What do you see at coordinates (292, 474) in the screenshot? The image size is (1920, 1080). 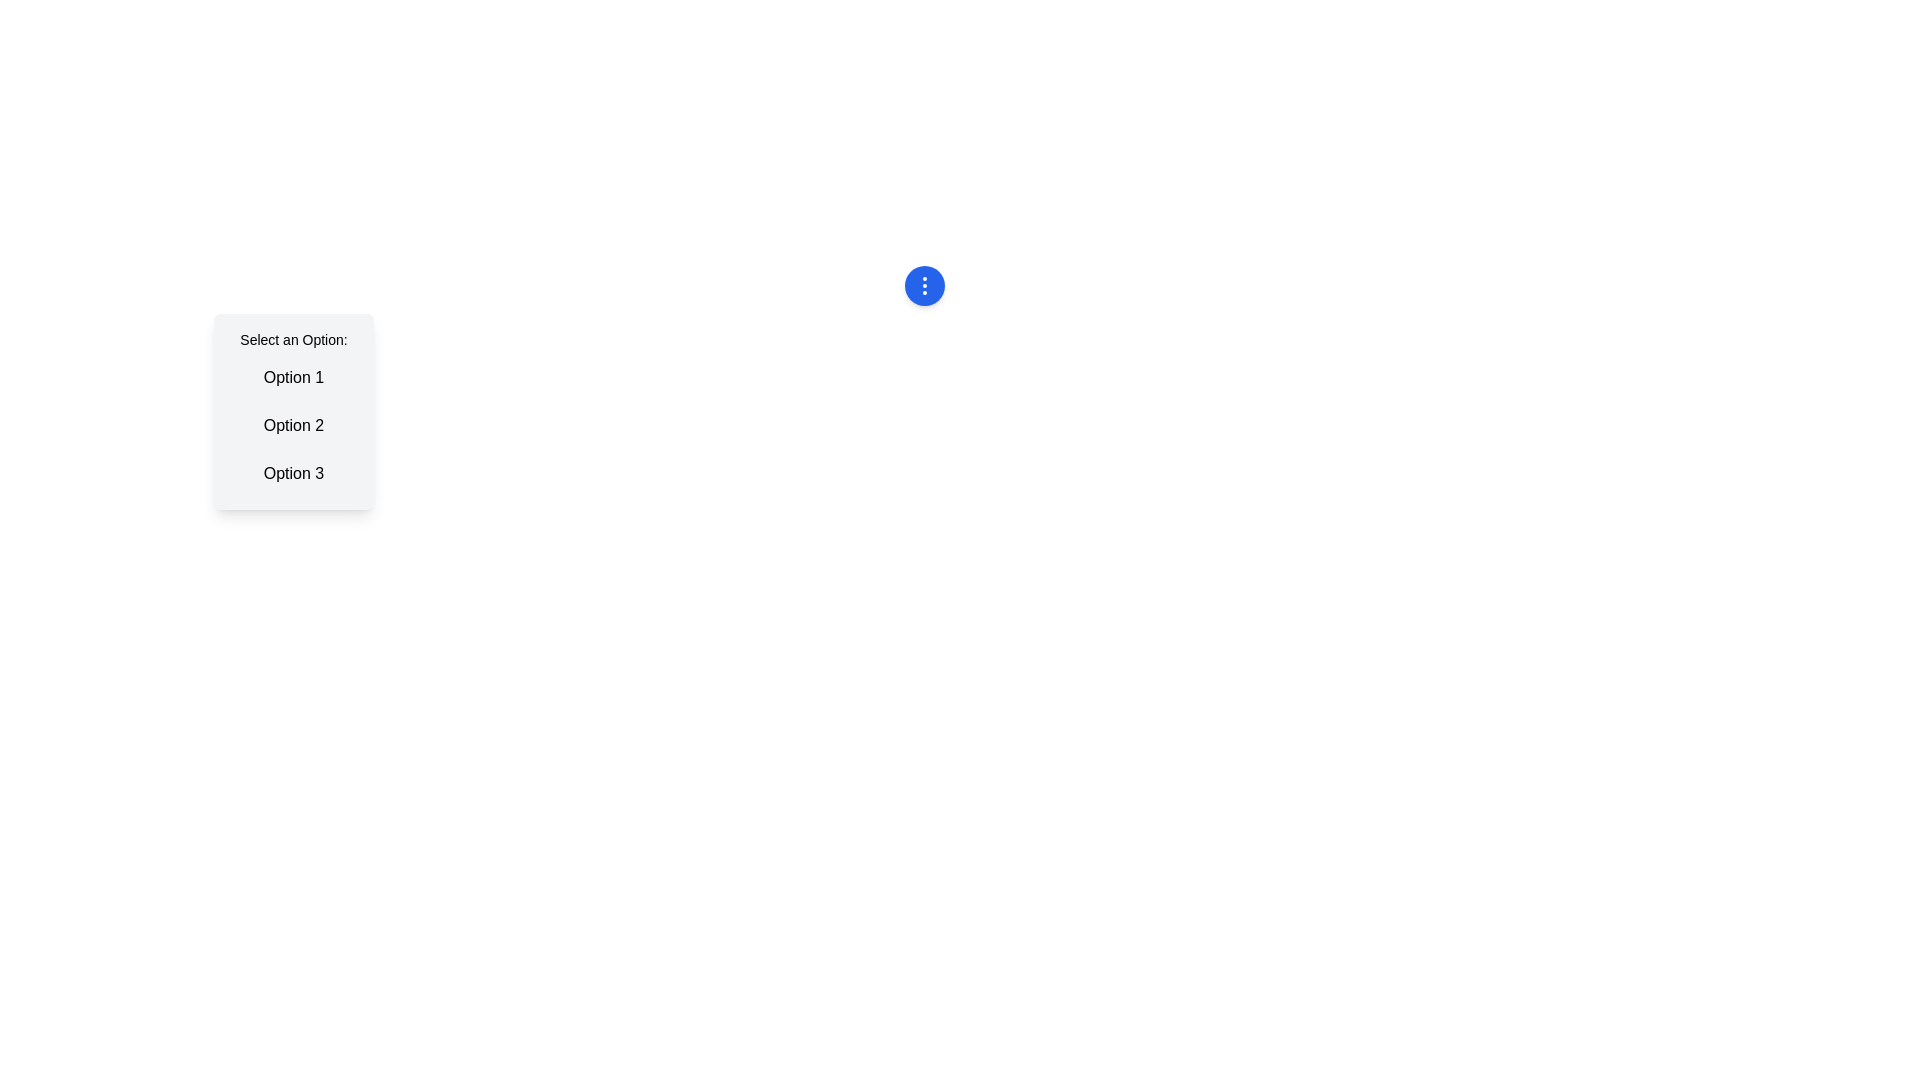 I see `the selectable text option labeled 'Option 3' located as the third item in a vertical list, positioned at the center-left of the interface` at bounding box center [292, 474].